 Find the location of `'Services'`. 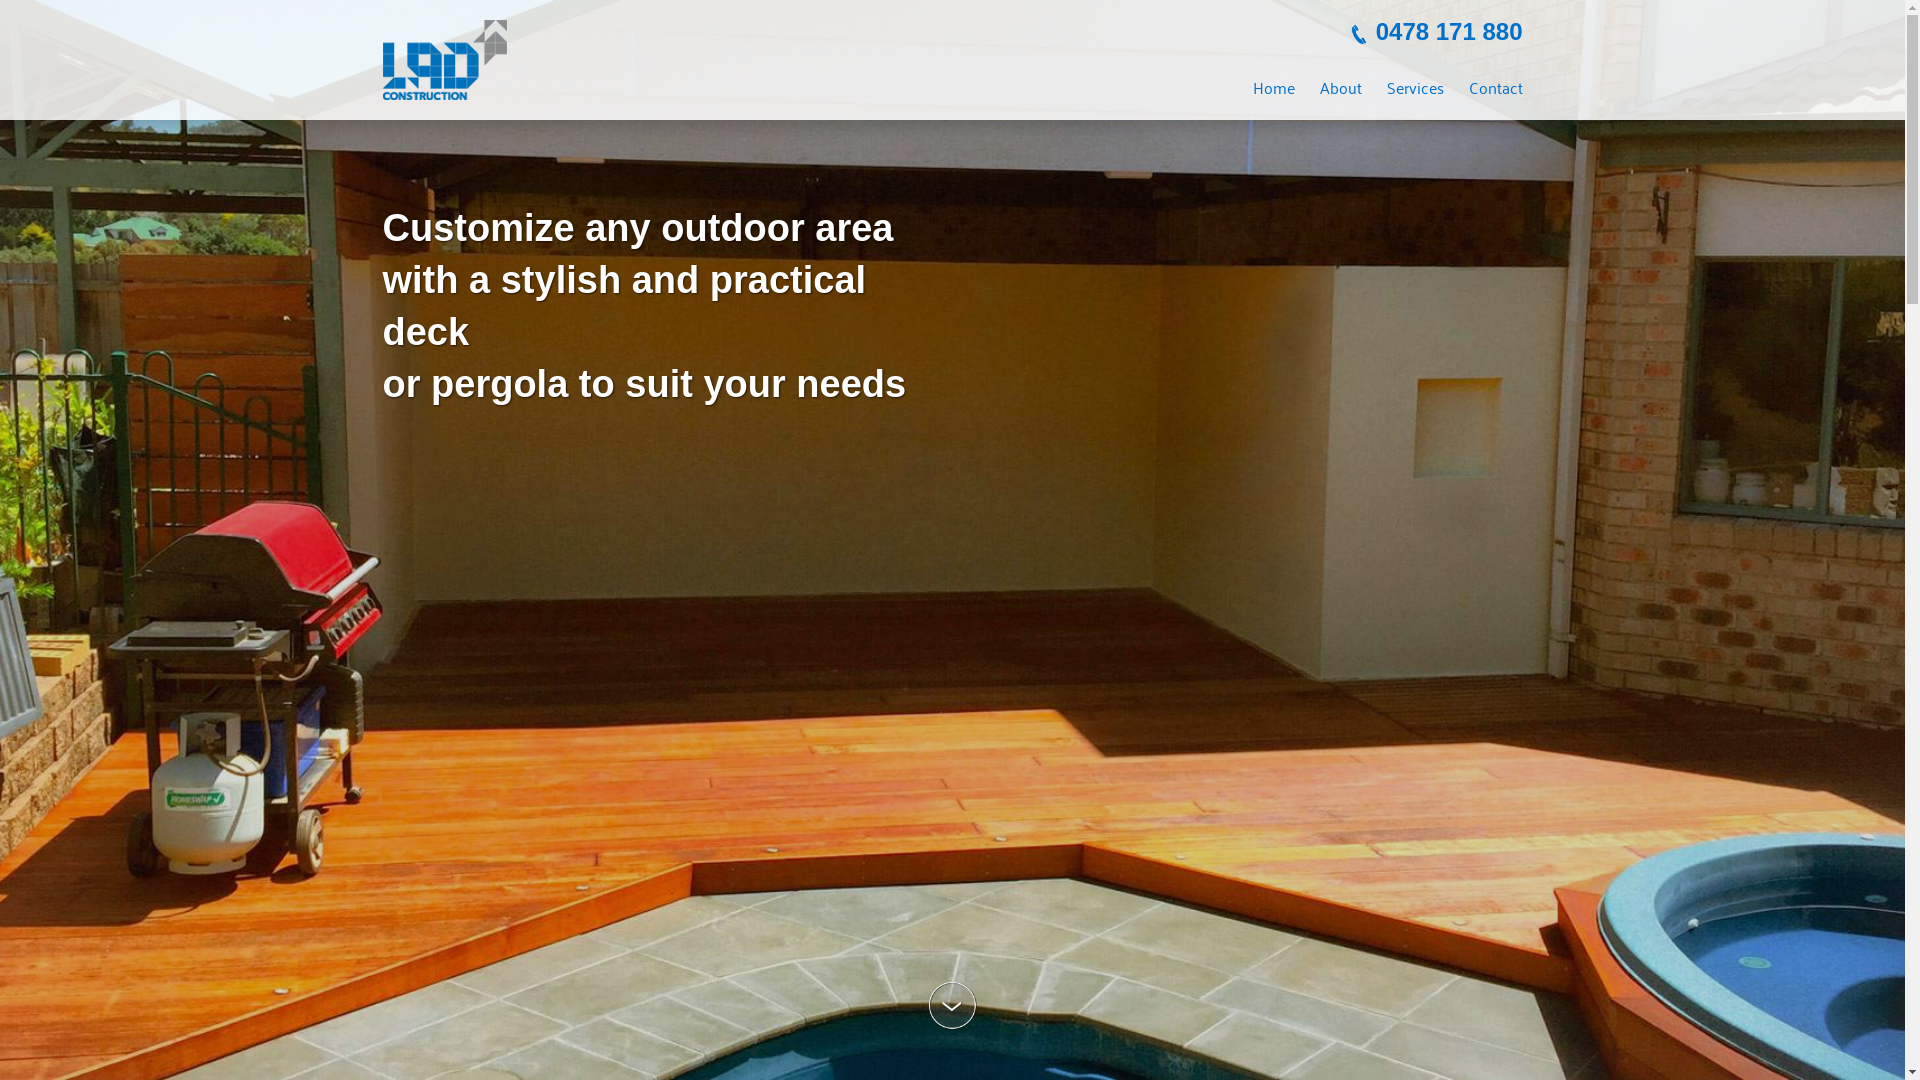

'Services' is located at coordinates (1413, 86).